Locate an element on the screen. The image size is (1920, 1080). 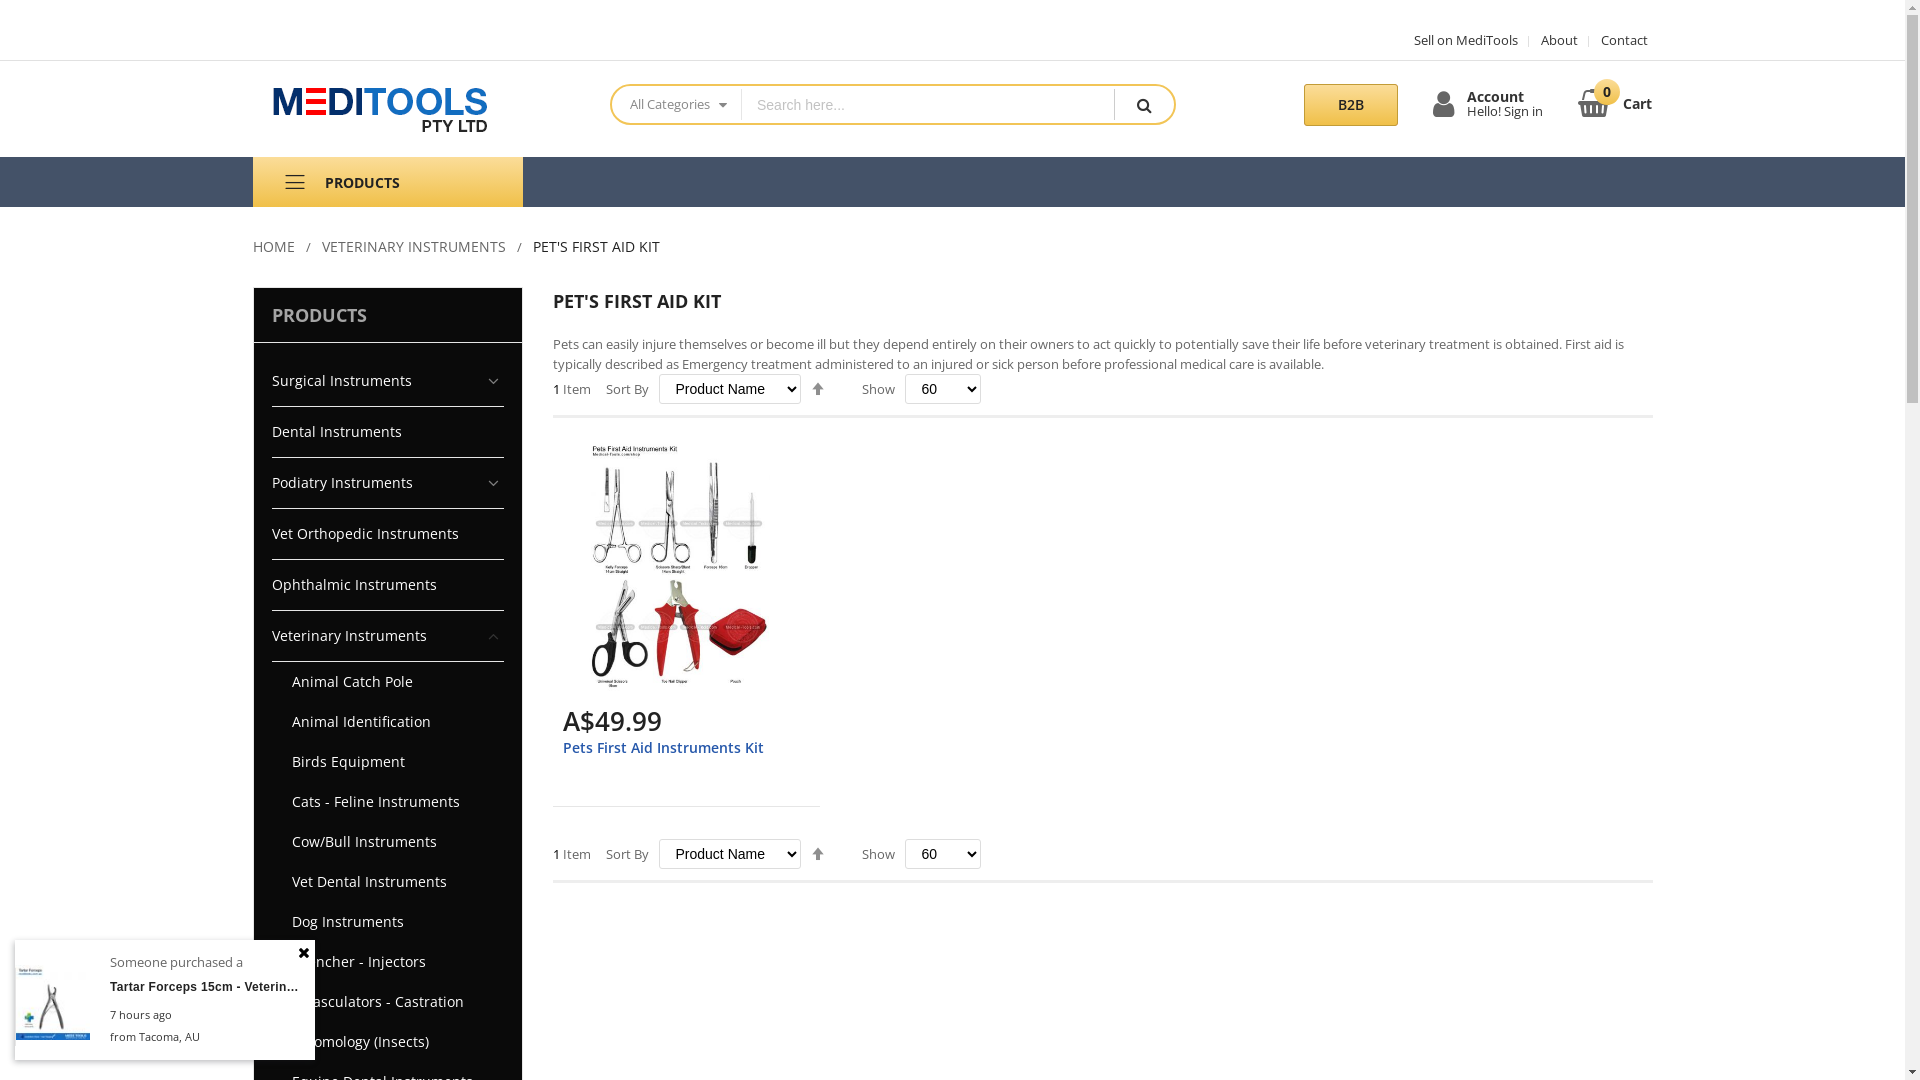
'Entomology (Insects)' is located at coordinates (271, 1040).